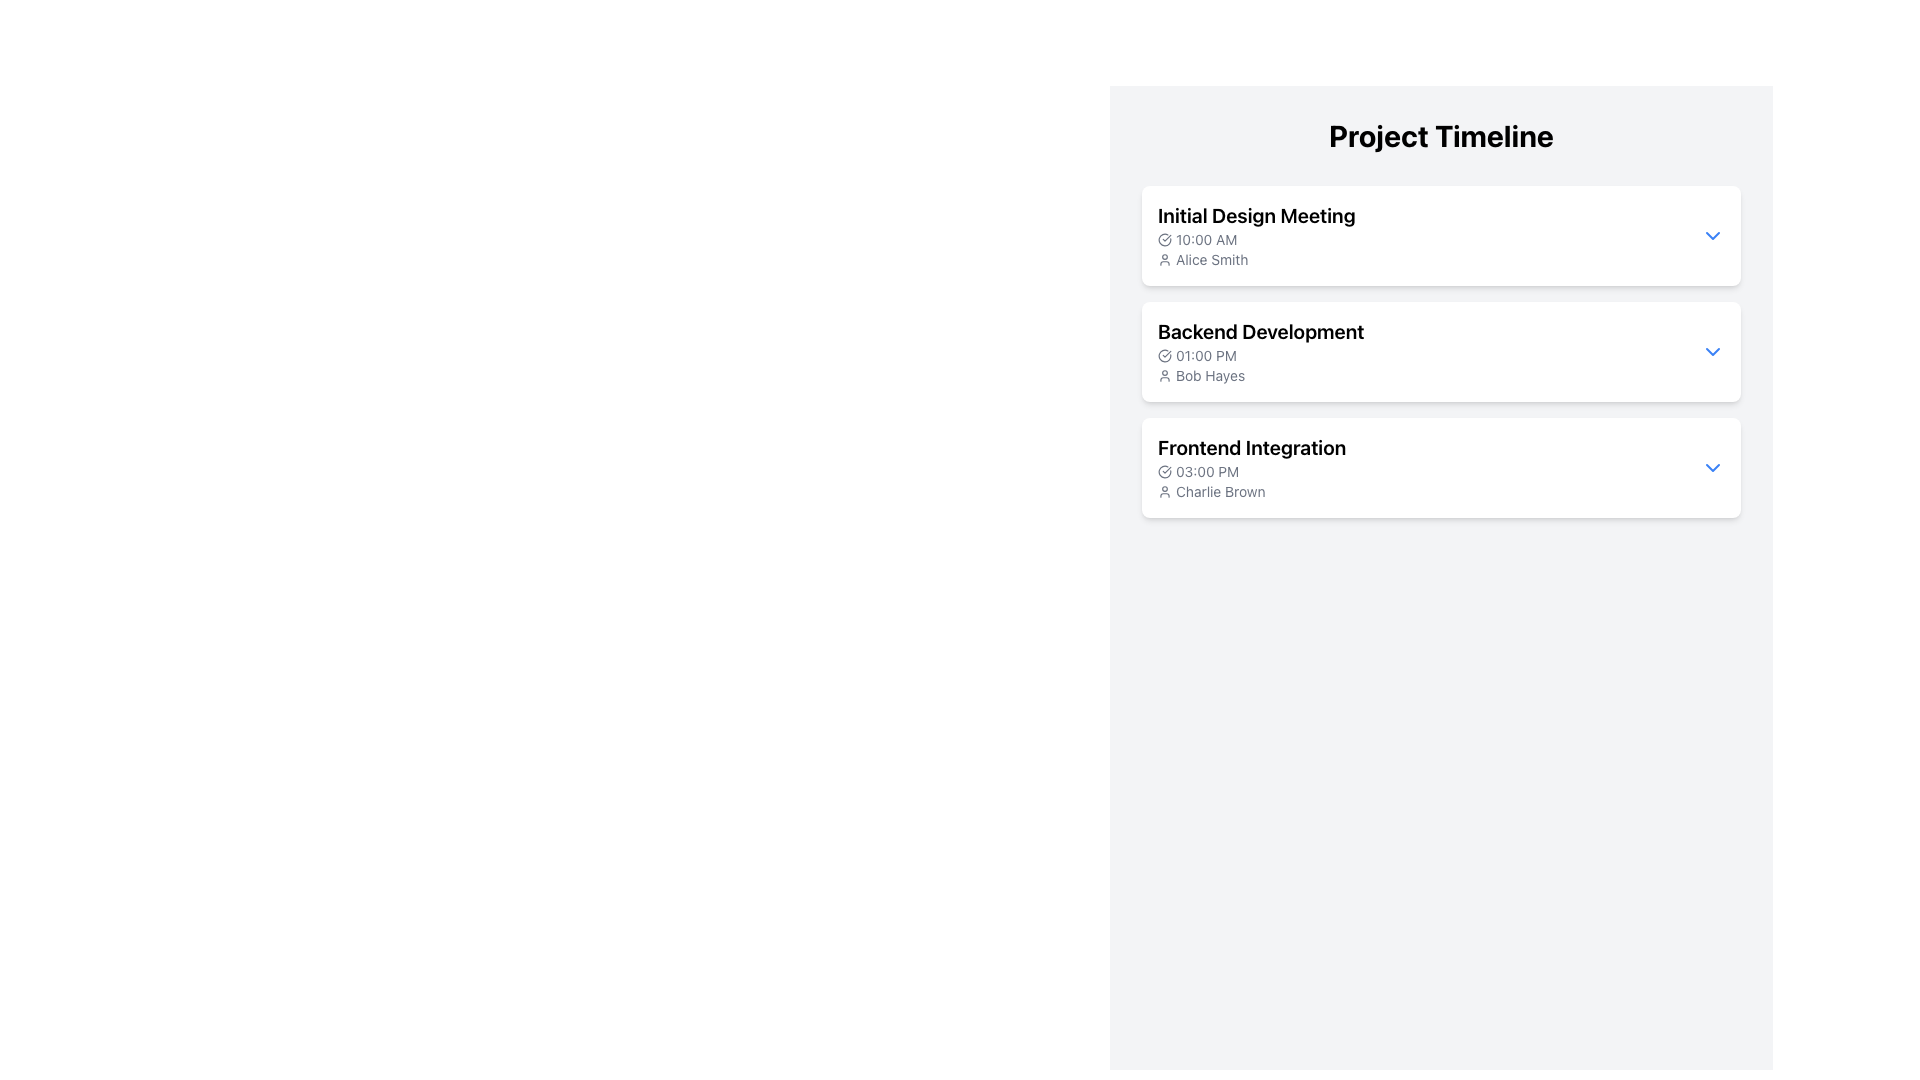 The width and height of the screenshot is (1920, 1080). Describe the element at coordinates (1255, 234) in the screenshot. I see `the first event entry in the 'Project Timeline' section, which displays information about a scheduled event` at that location.